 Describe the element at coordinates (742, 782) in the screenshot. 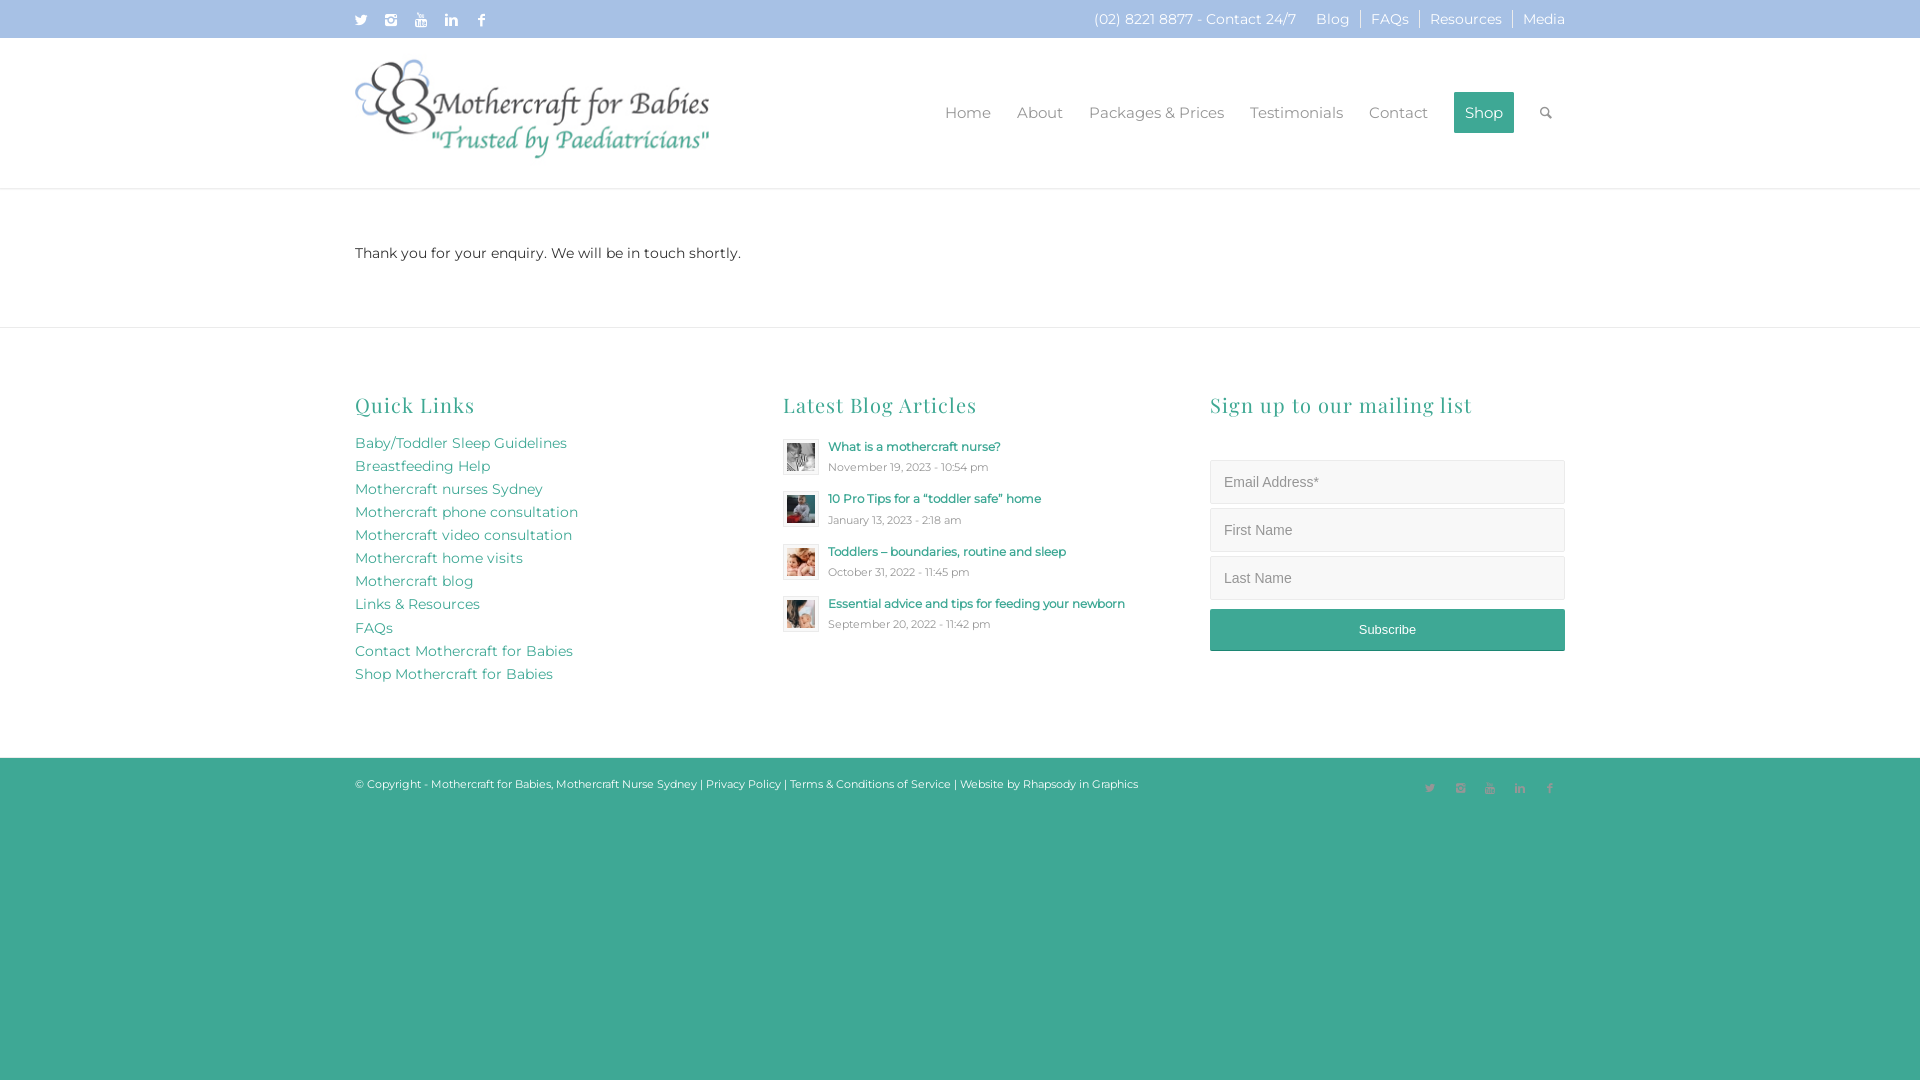

I see `'Privacy Policy'` at that location.